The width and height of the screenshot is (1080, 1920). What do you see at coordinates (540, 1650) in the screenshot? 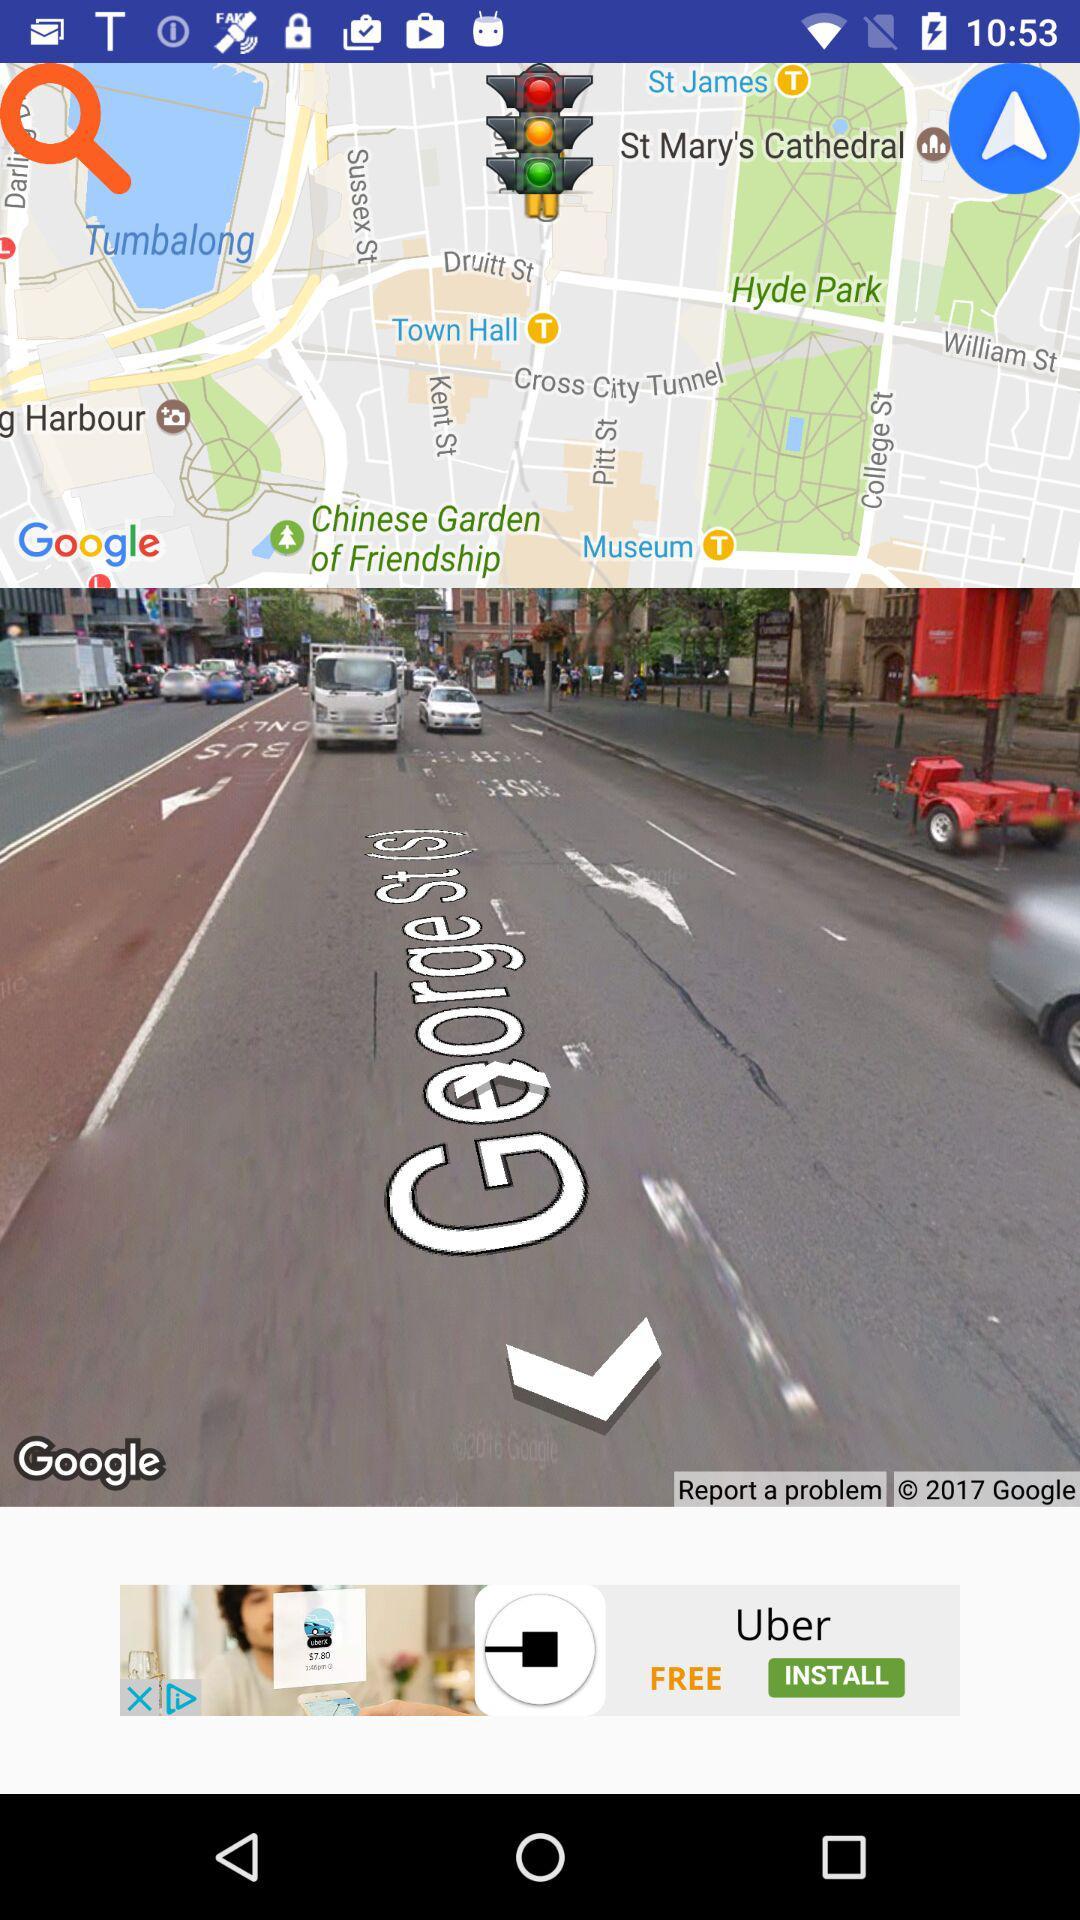
I see `uber app installation` at bounding box center [540, 1650].